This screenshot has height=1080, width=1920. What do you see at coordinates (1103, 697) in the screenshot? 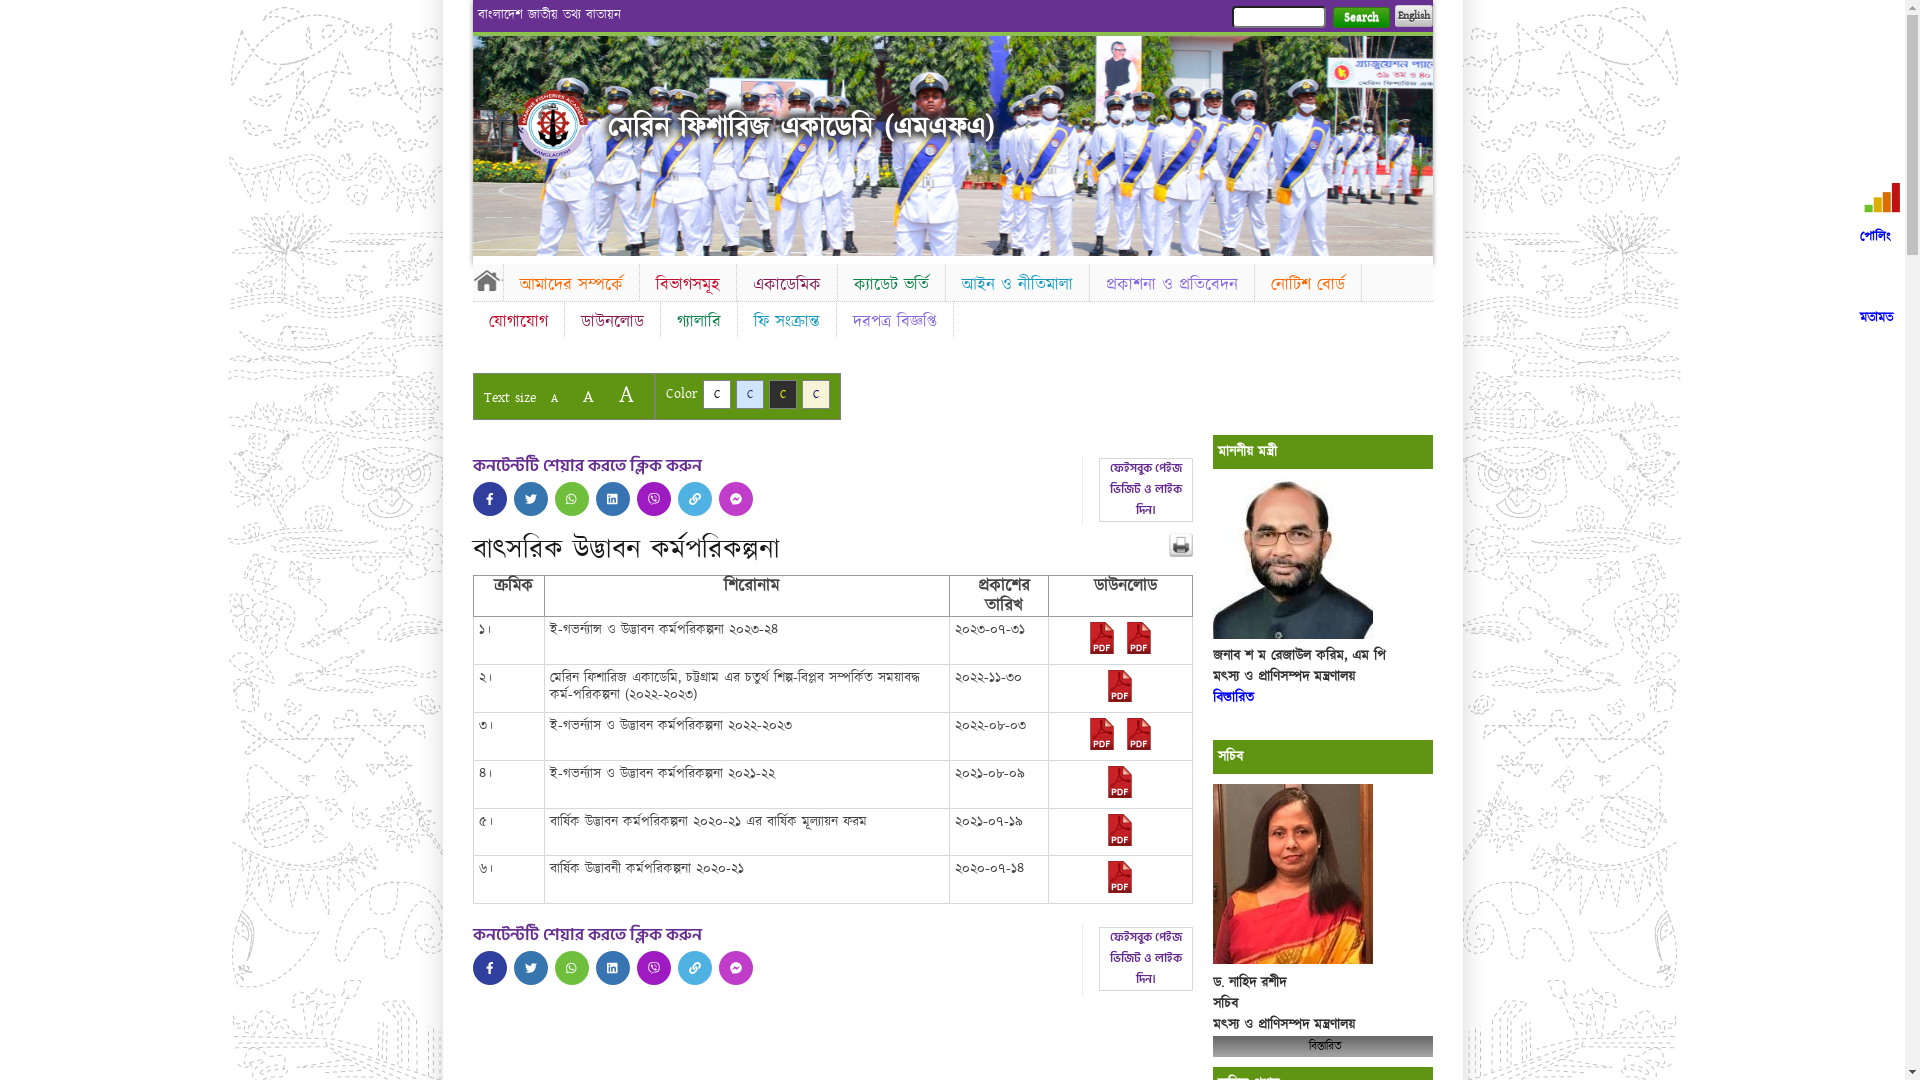
I see `'2022-11-30-07-36-f82b5afe315d9402b3232285633ddf25.pdf'` at bounding box center [1103, 697].